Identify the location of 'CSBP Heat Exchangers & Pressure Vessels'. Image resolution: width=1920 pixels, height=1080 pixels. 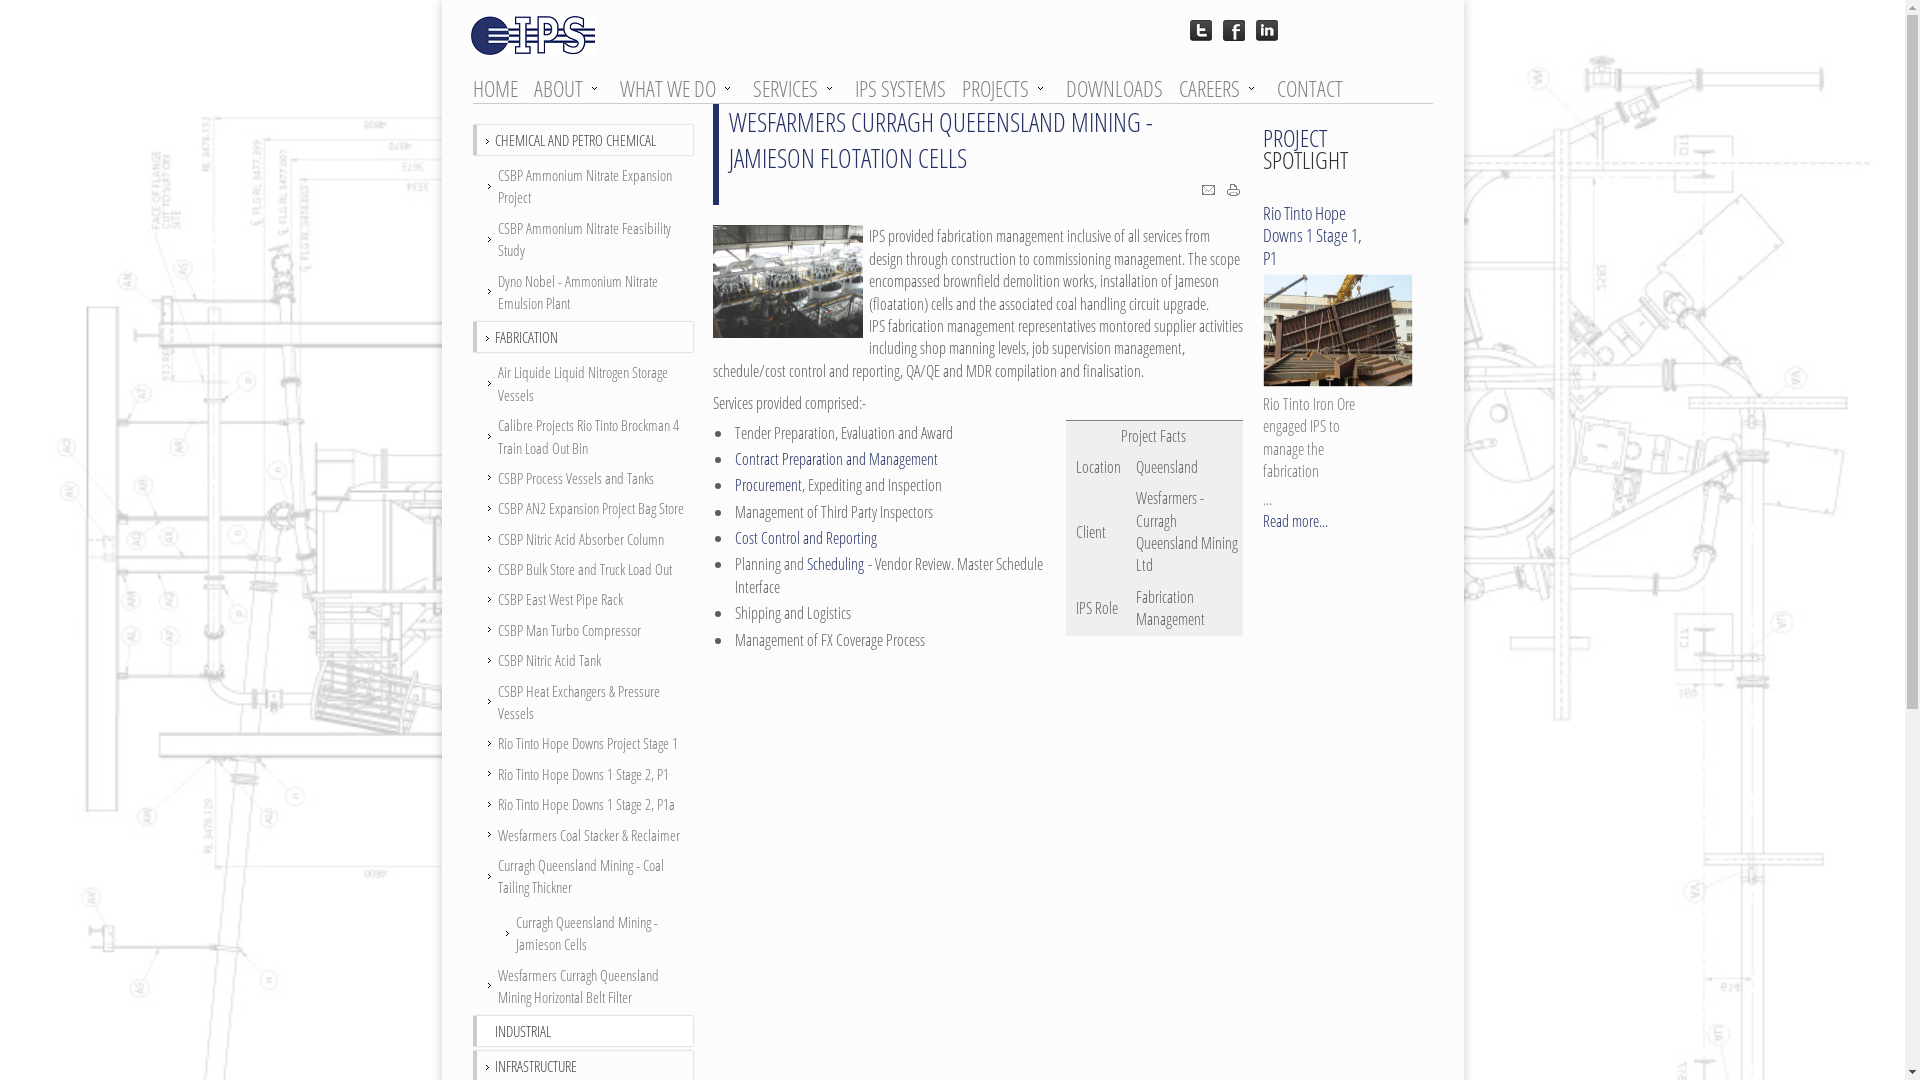
(583, 701).